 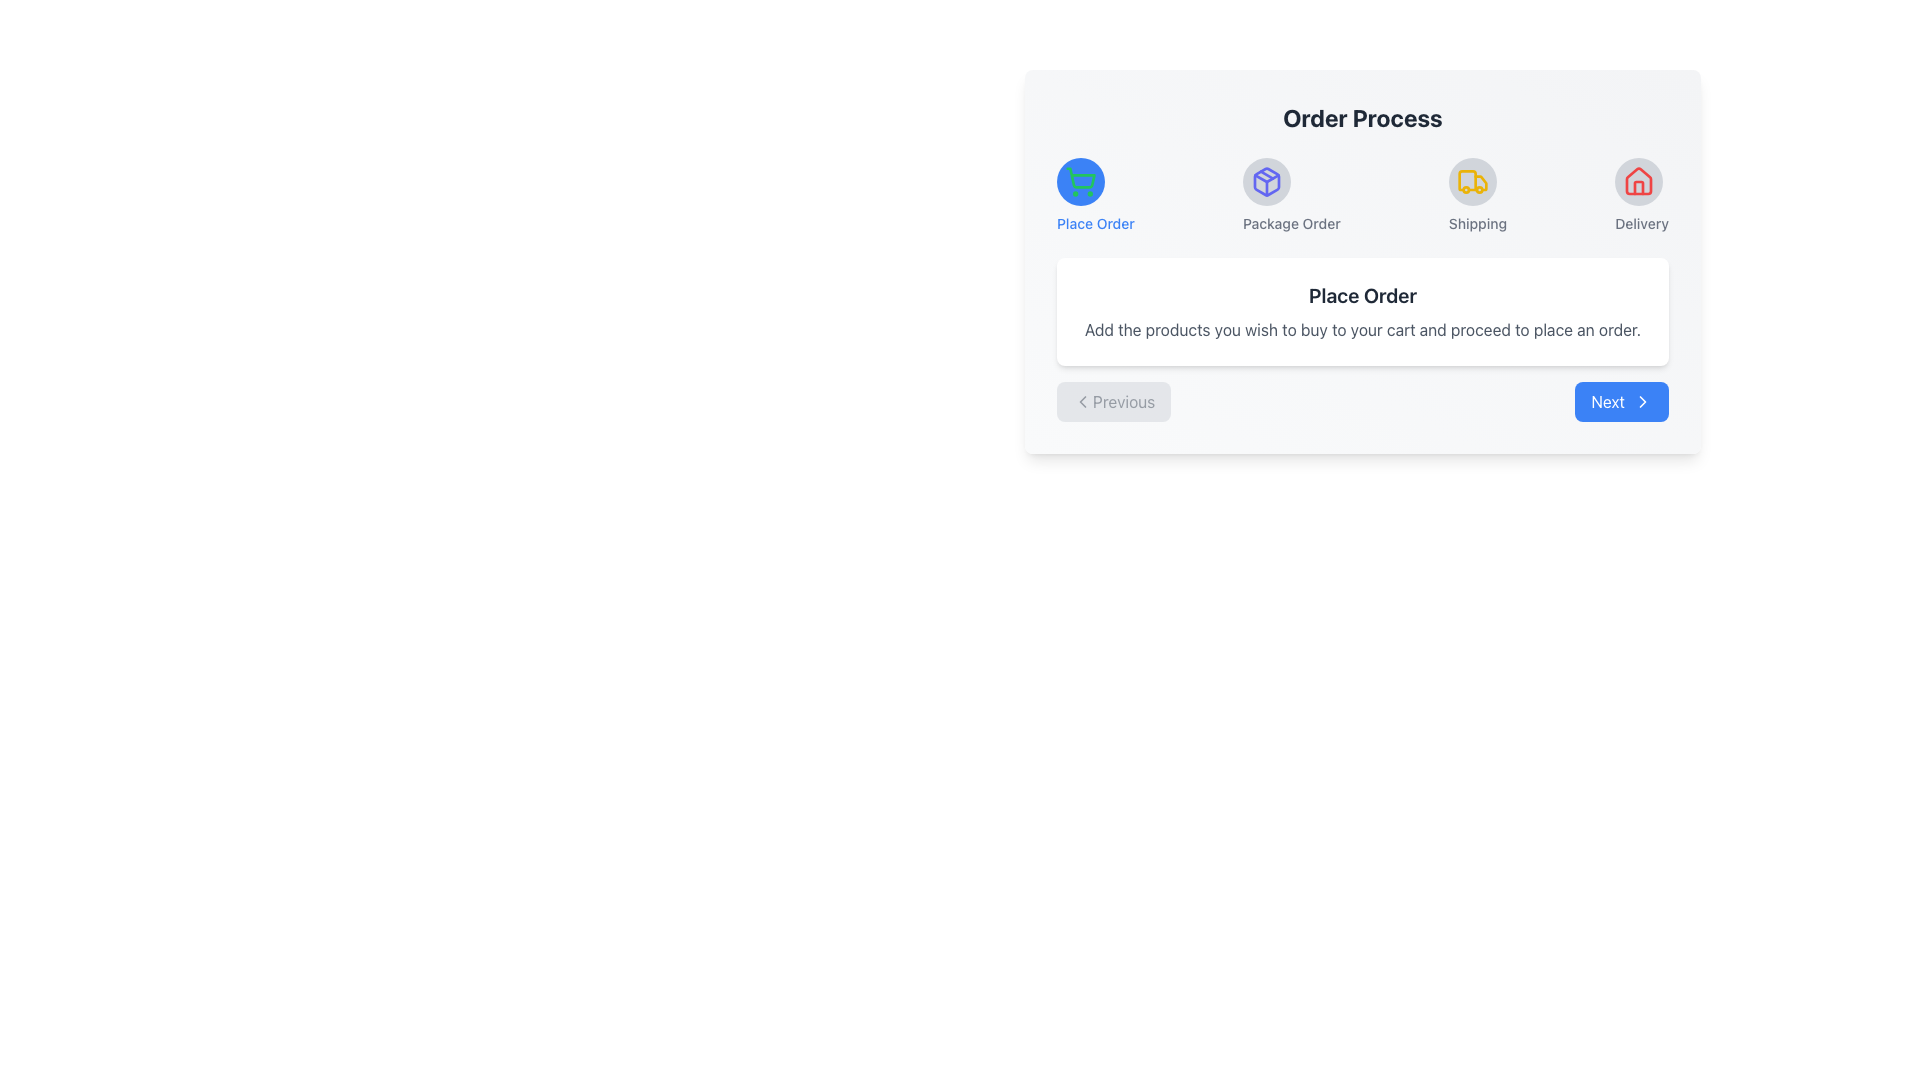 What do you see at coordinates (1266, 177) in the screenshot?
I see `the SVG polygon representing the triangular shape of the package icon located under the 'Package Order' label` at bounding box center [1266, 177].